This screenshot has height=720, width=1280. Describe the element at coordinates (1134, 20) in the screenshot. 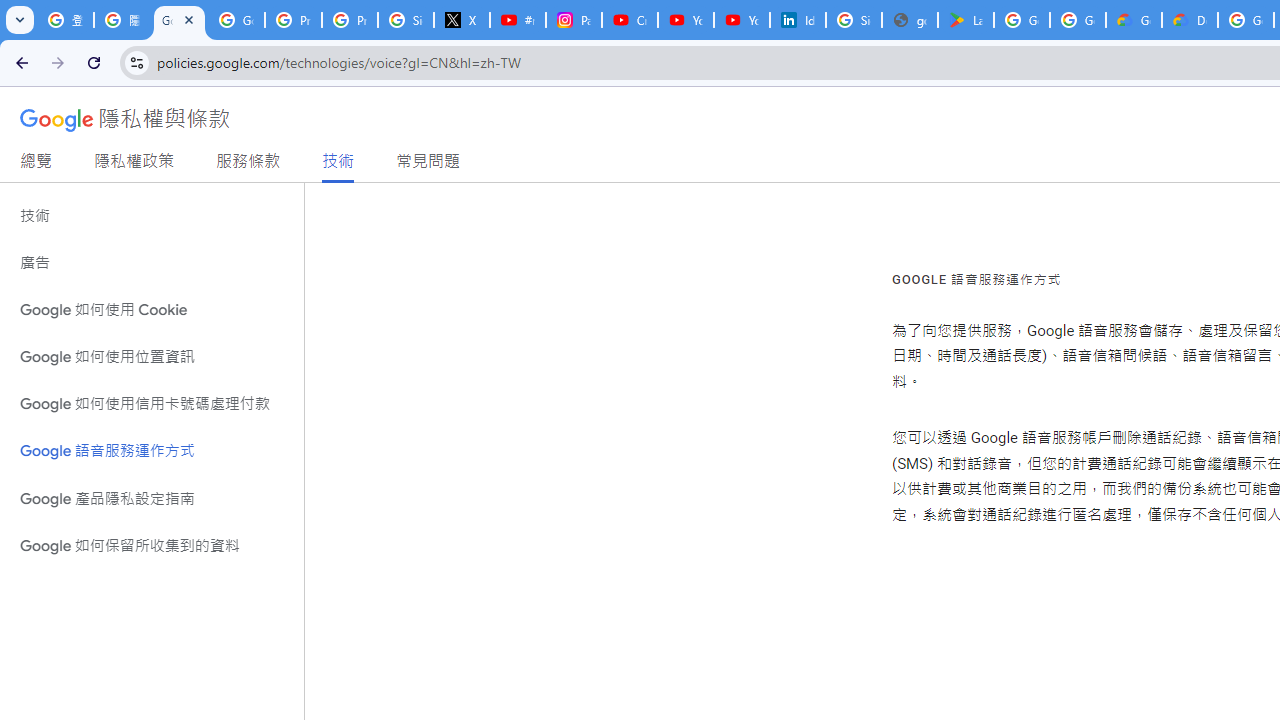

I see `'Government | Google Cloud'` at that location.